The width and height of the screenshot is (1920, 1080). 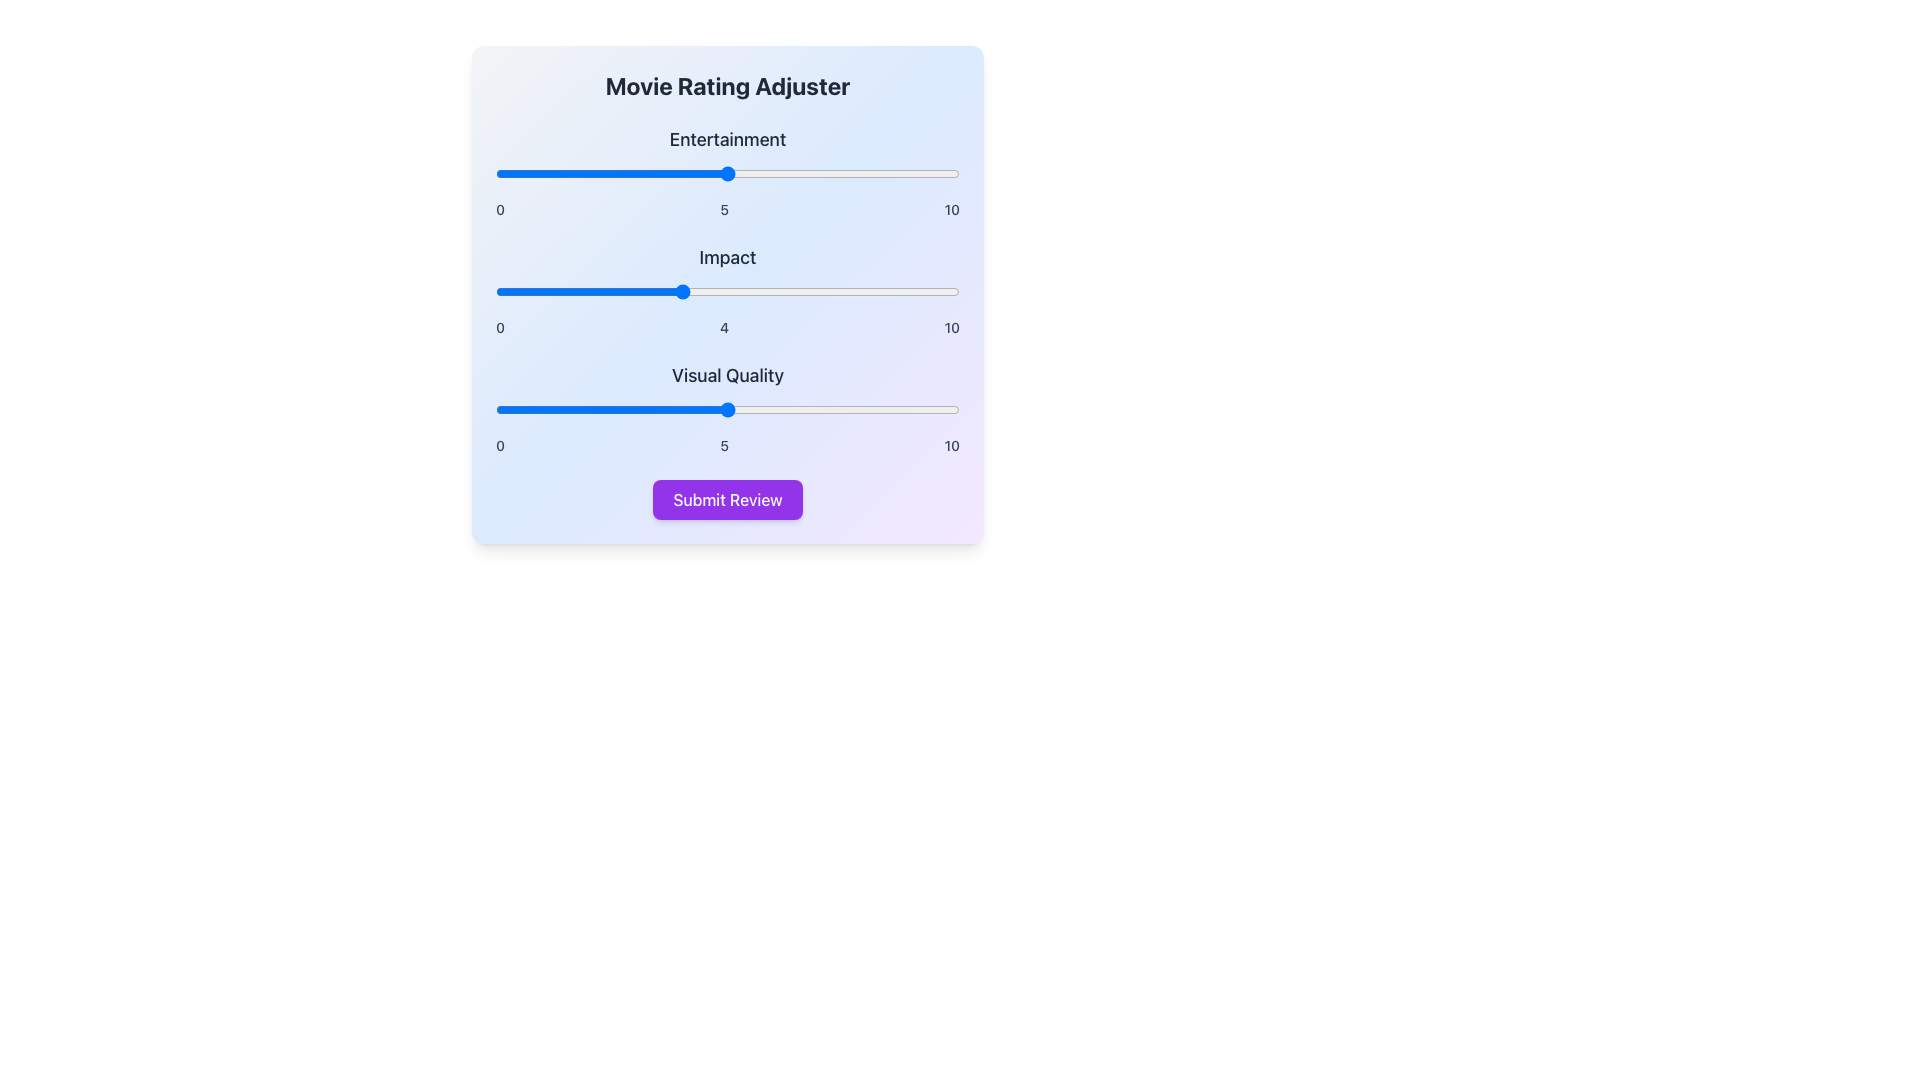 What do you see at coordinates (820, 408) in the screenshot?
I see `the slider` at bounding box center [820, 408].